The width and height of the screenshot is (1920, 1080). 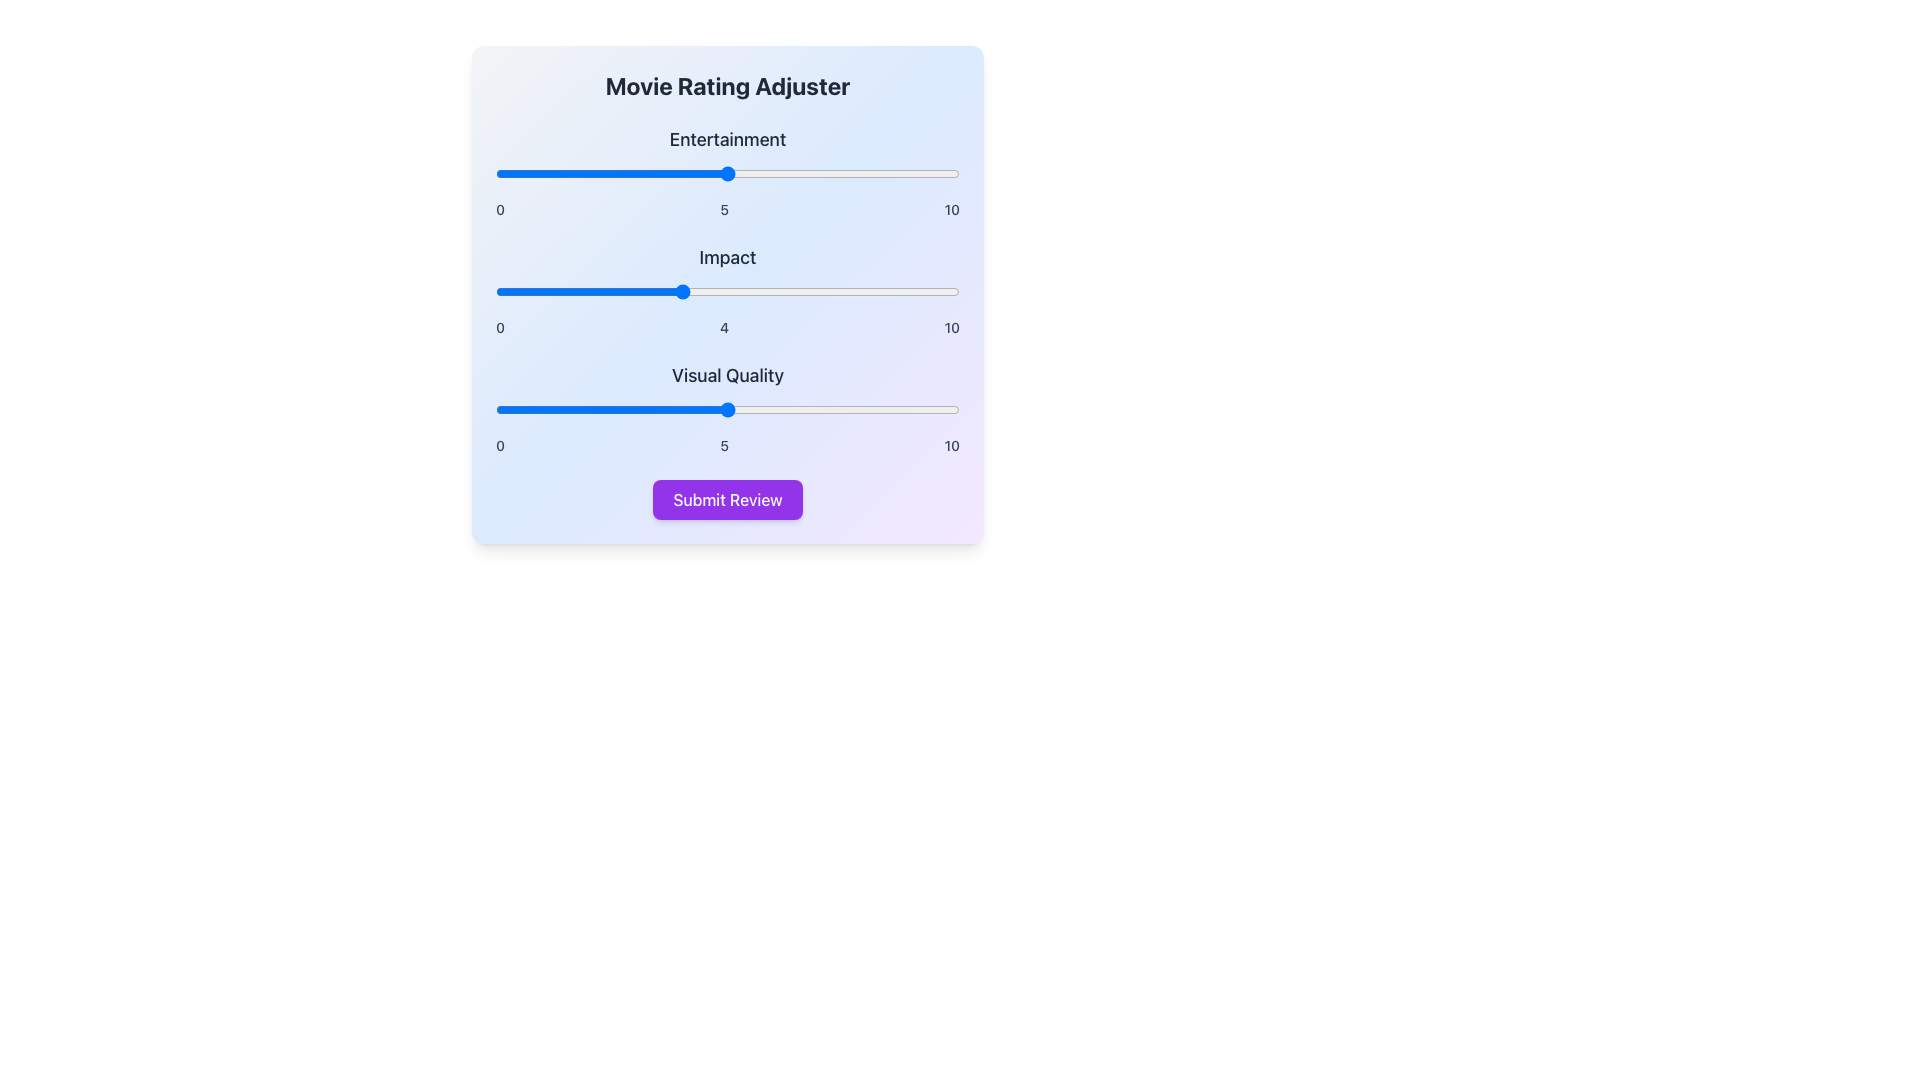 What do you see at coordinates (820, 408) in the screenshot?
I see `the slider` at bounding box center [820, 408].